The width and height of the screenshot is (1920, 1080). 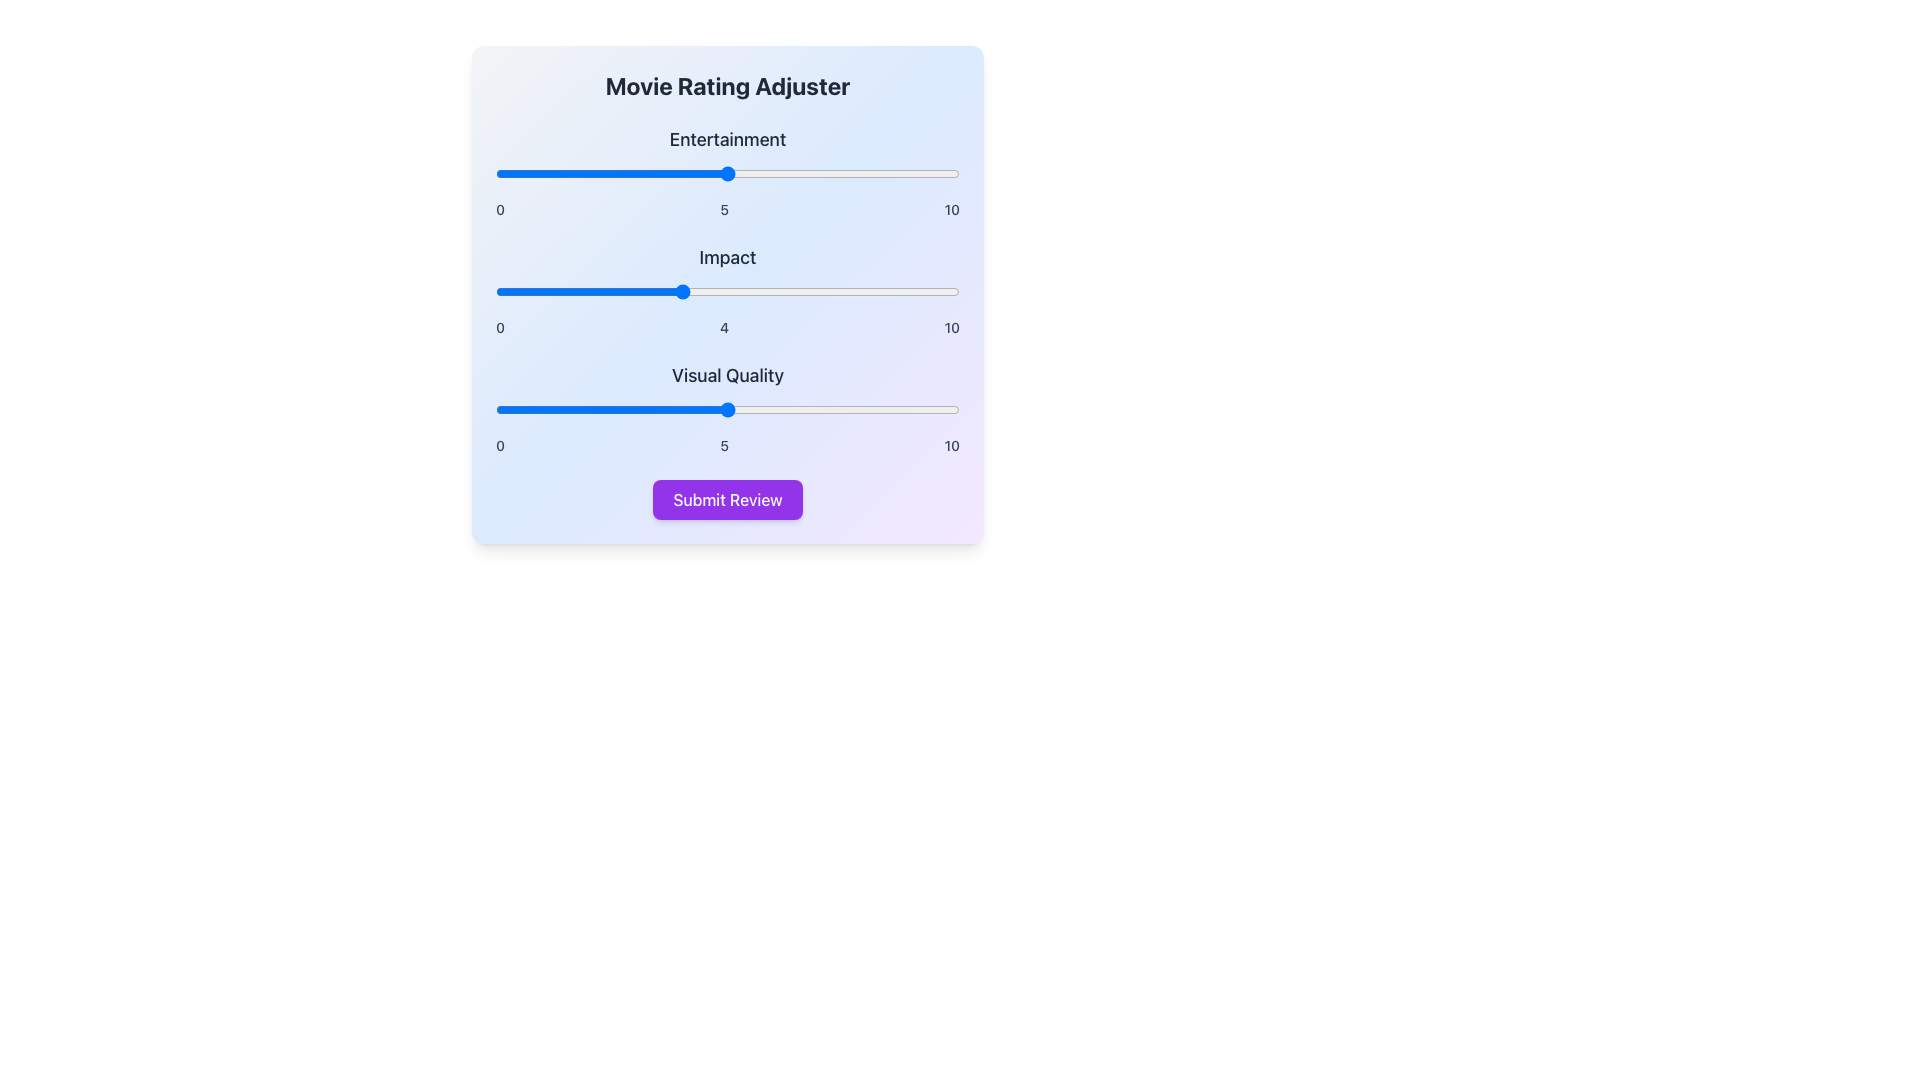 What do you see at coordinates (820, 408) in the screenshot?
I see `the slider` at bounding box center [820, 408].